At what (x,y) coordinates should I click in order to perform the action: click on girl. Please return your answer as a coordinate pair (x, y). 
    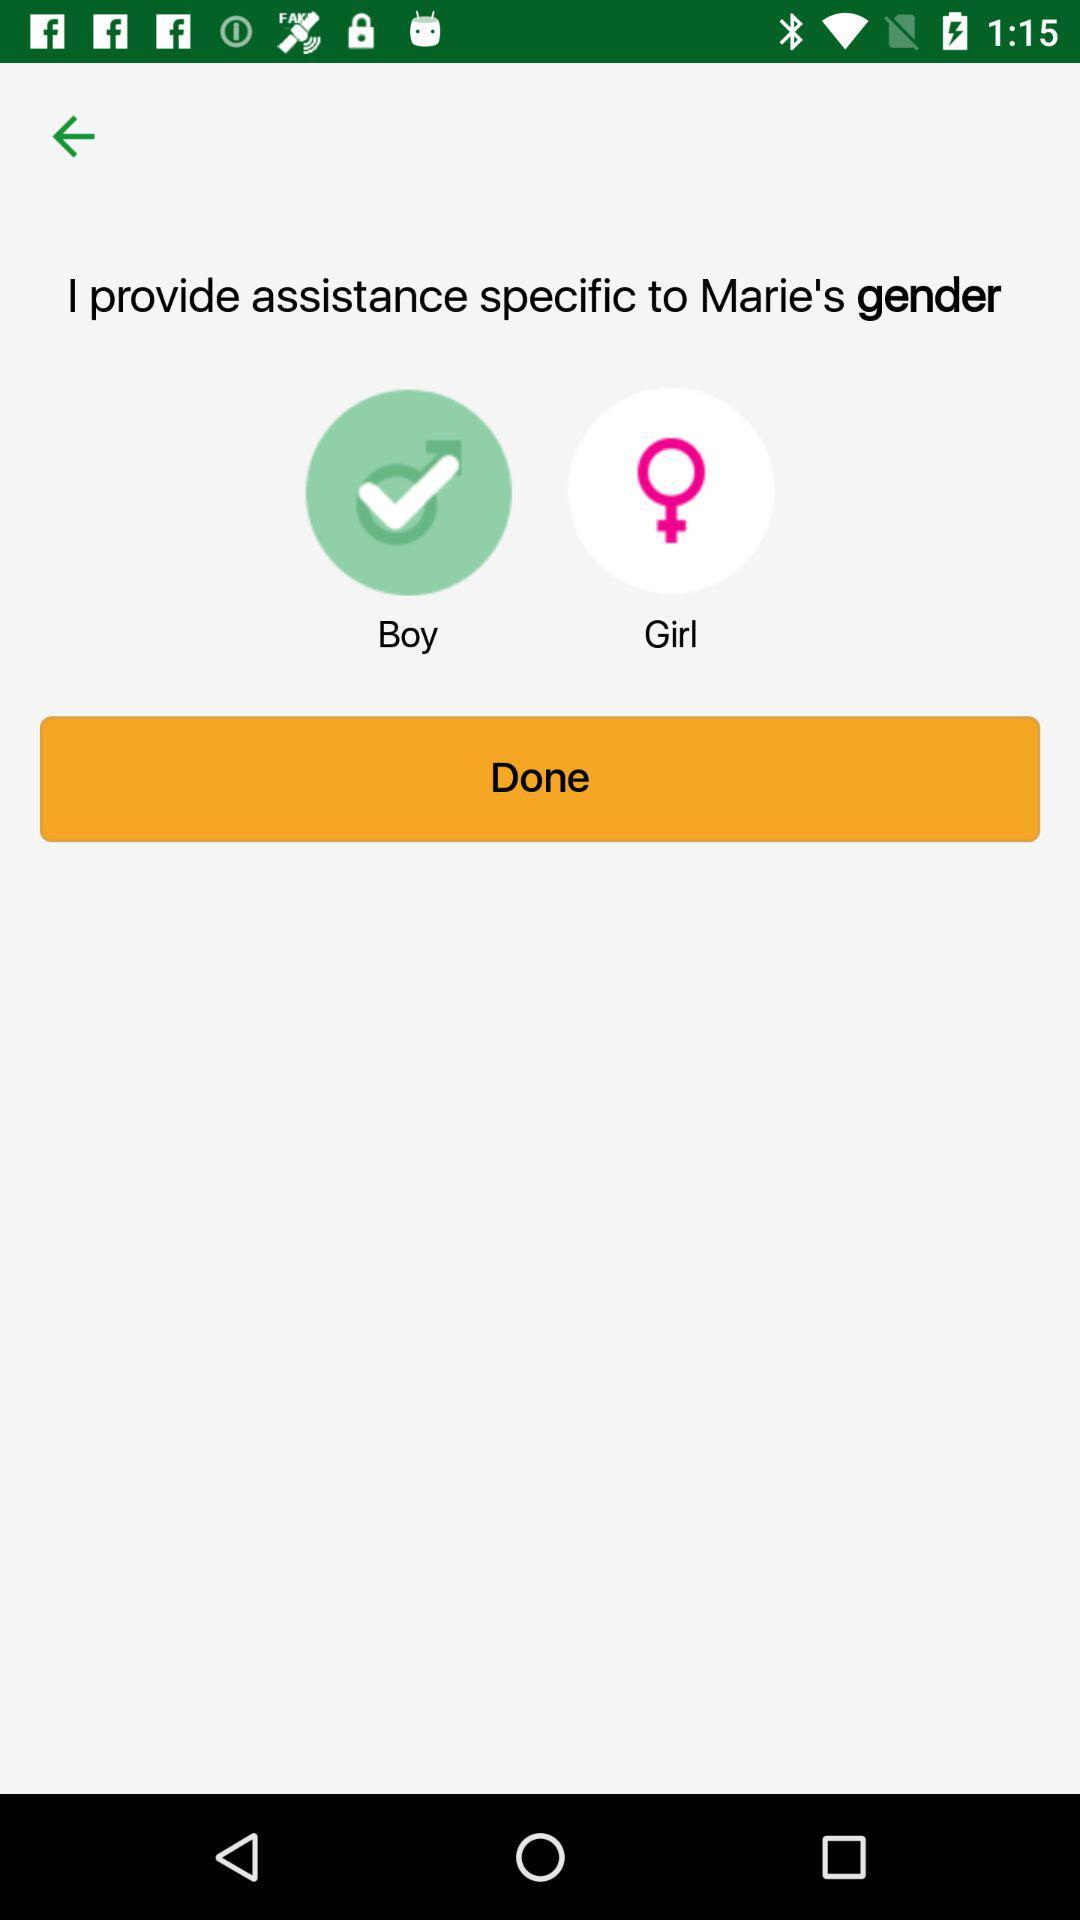
    Looking at the image, I should click on (671, 490).